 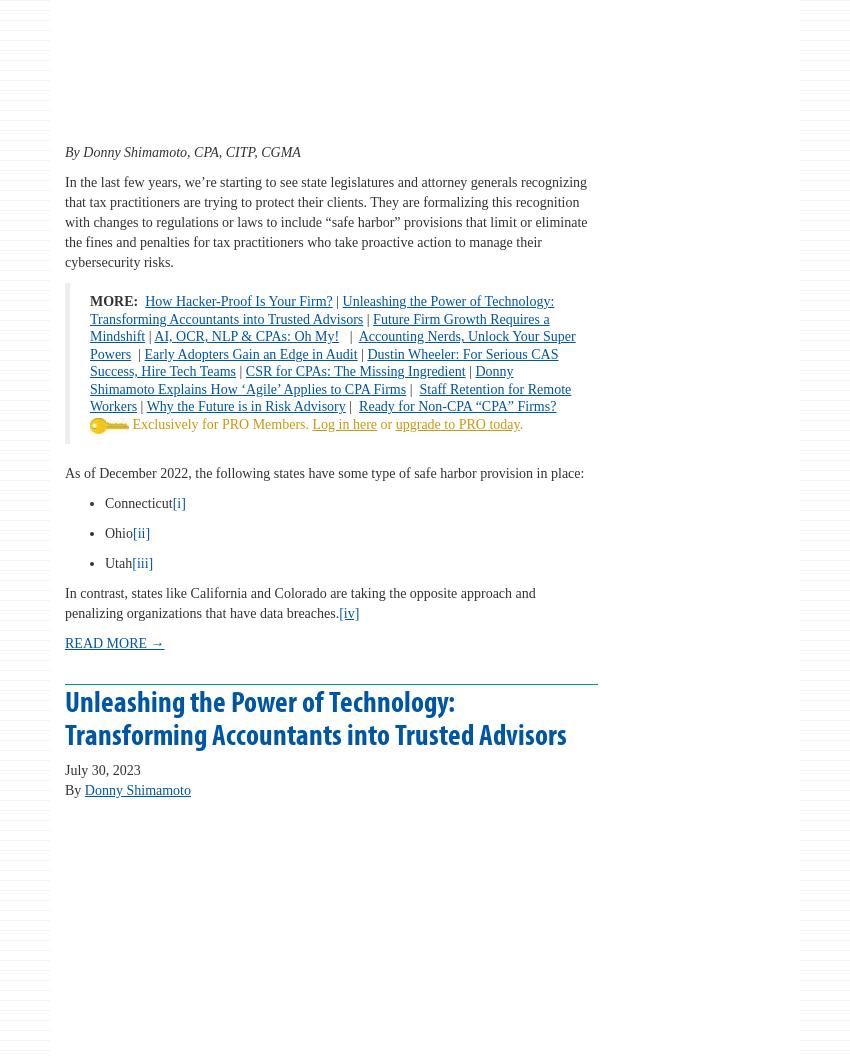 What do you see at coordinates (89, 343) in the screenshot?
I see `'Accounting Nerds, Unlock Your Super Powers'` at bounding box center [89, 343].